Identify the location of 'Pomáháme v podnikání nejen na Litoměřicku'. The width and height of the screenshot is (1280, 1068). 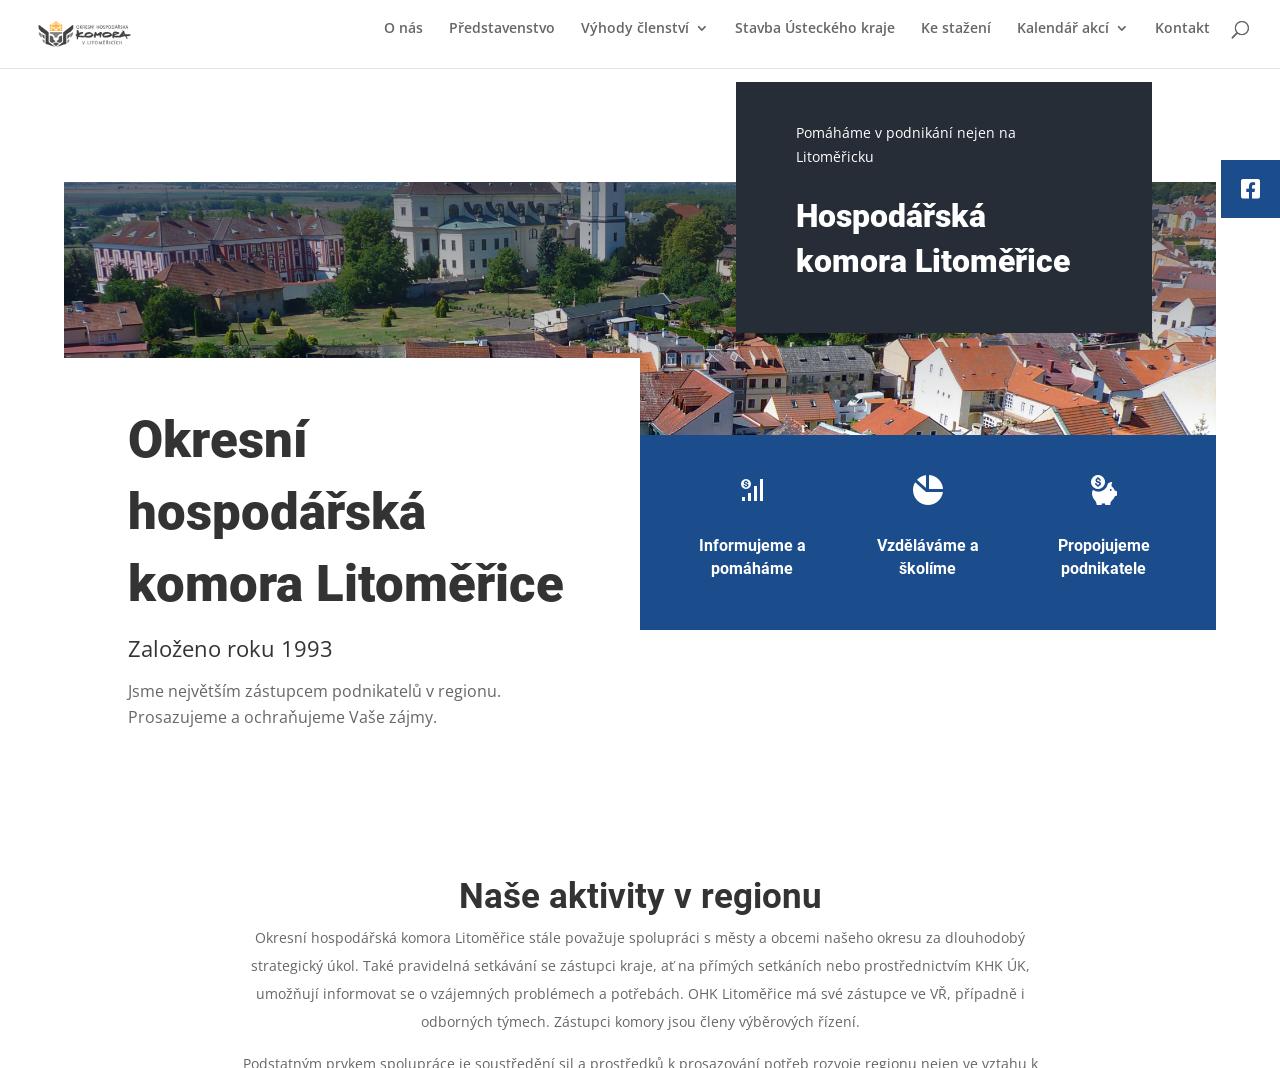
(903, 143).